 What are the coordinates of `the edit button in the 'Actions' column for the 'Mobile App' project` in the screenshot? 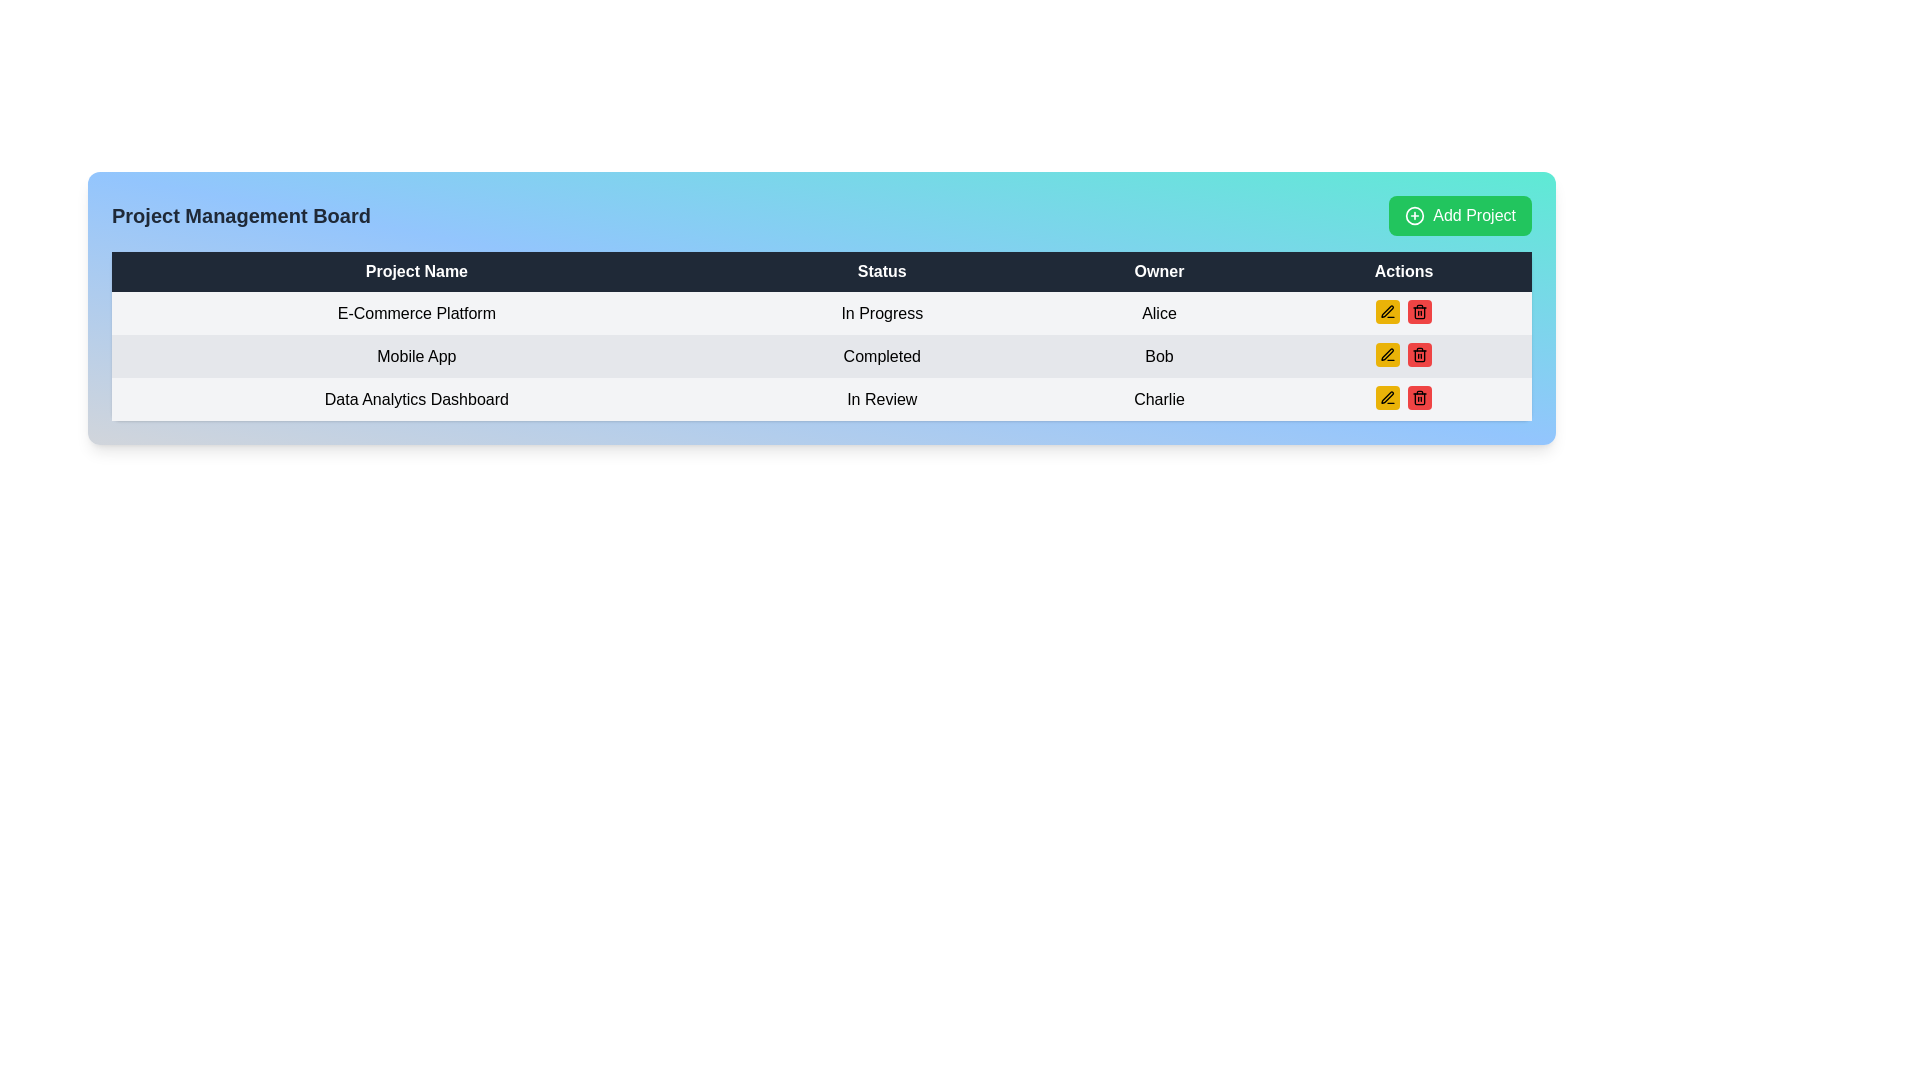 It's located at (1386, 353).